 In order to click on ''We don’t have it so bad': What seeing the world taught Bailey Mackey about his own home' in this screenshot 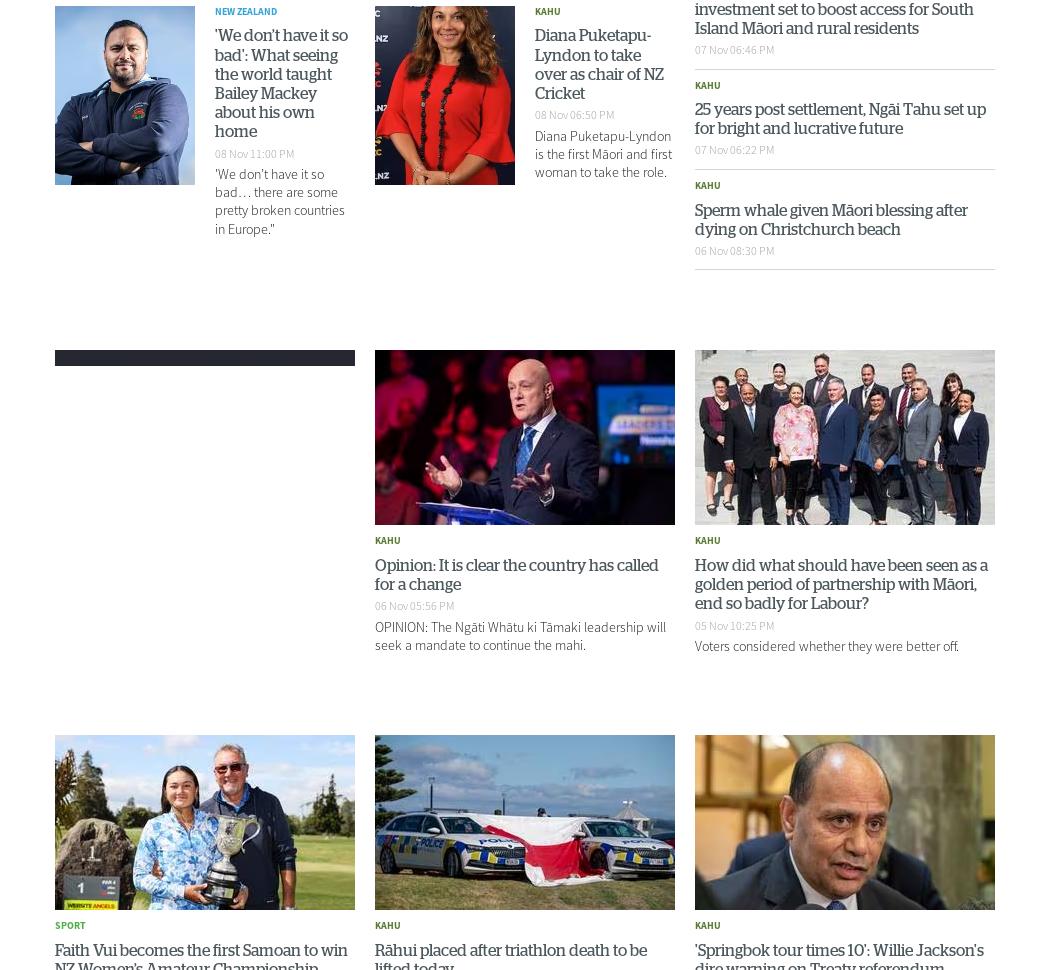, I will do `click(280, 83)`.